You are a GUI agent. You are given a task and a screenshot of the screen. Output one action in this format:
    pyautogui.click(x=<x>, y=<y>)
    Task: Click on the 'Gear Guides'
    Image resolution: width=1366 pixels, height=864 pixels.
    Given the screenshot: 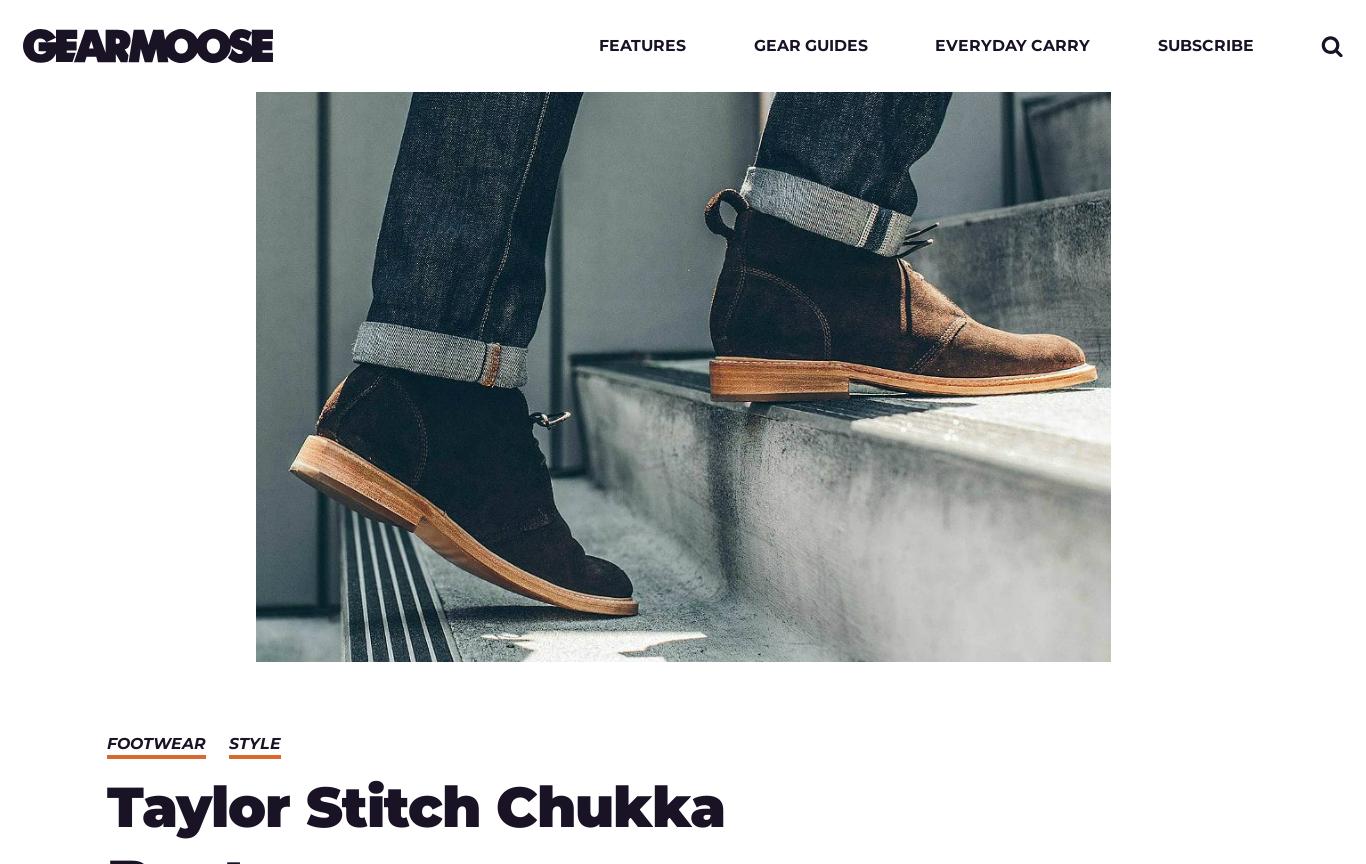 What is the action you would take?
    pyautogui.click(x=809, y=45)
    